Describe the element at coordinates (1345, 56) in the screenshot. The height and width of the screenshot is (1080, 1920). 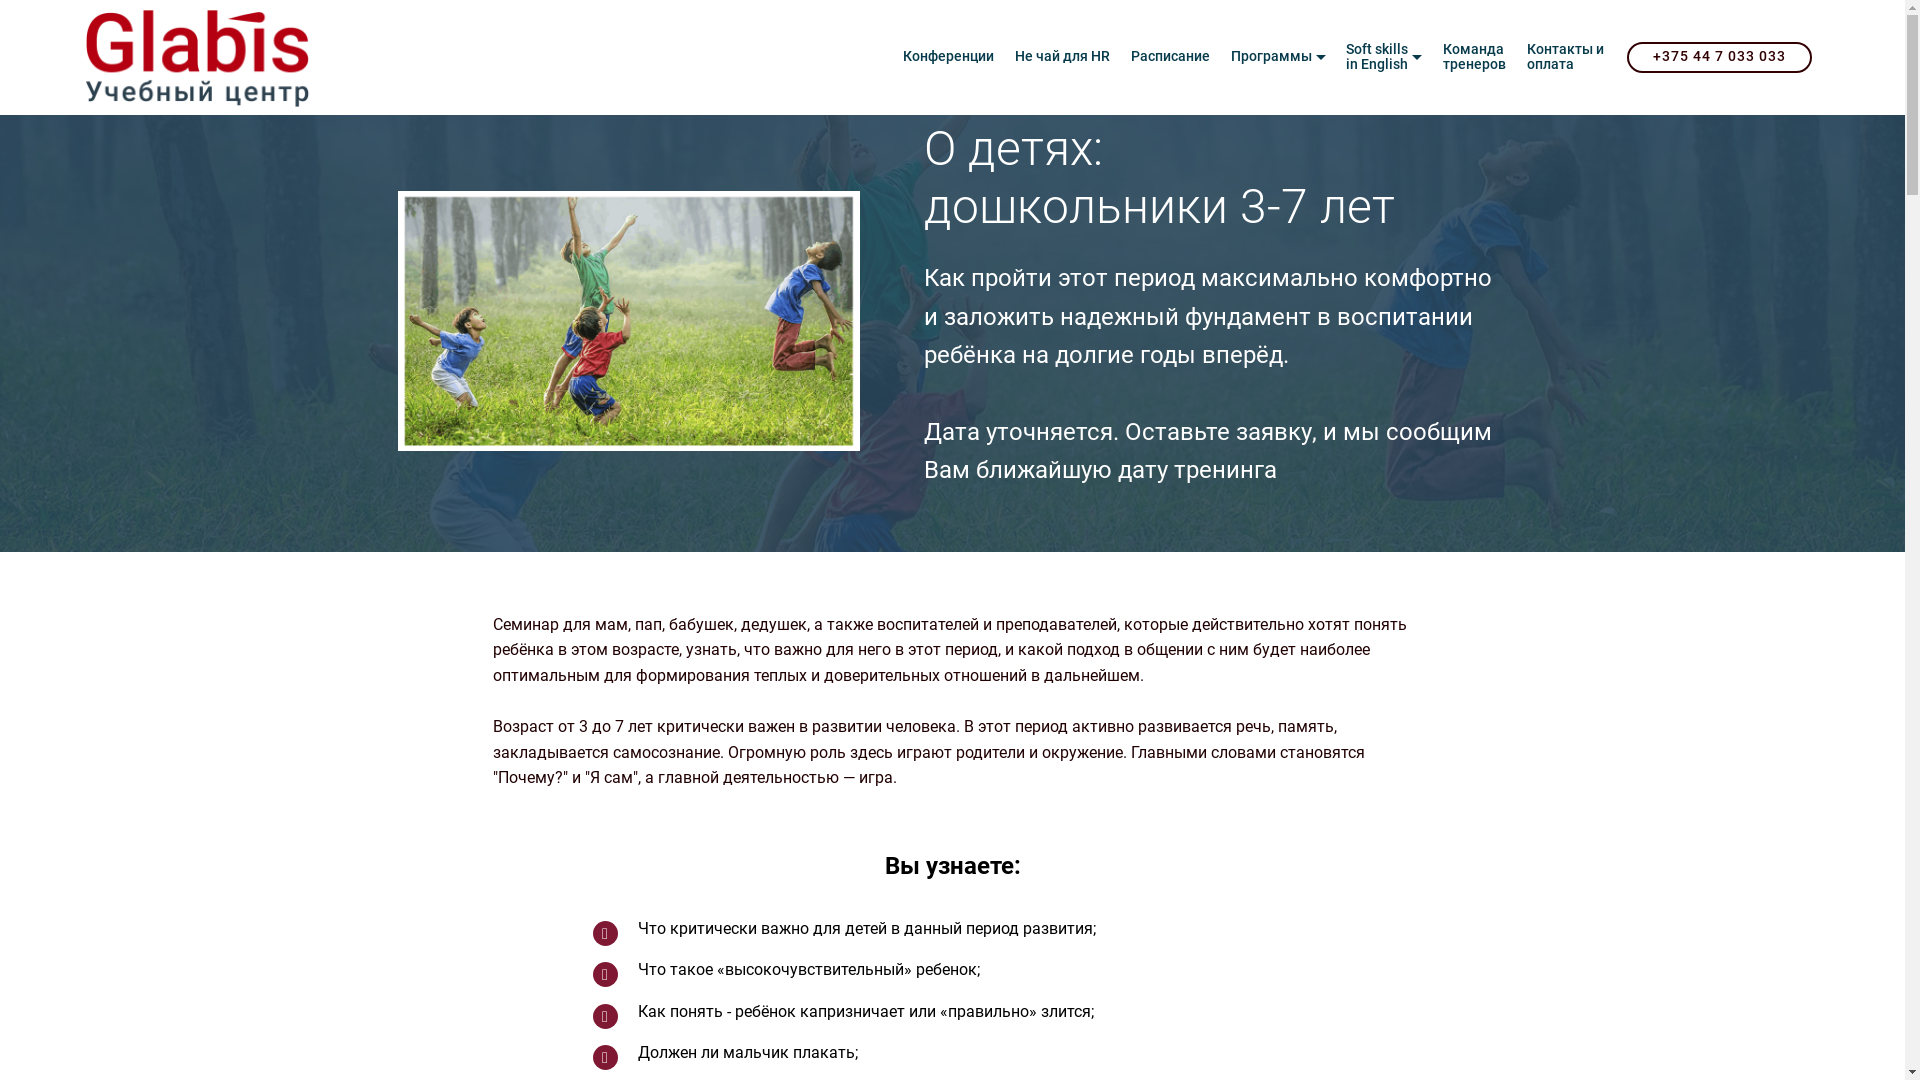
I see `'Soft skills` at that location.